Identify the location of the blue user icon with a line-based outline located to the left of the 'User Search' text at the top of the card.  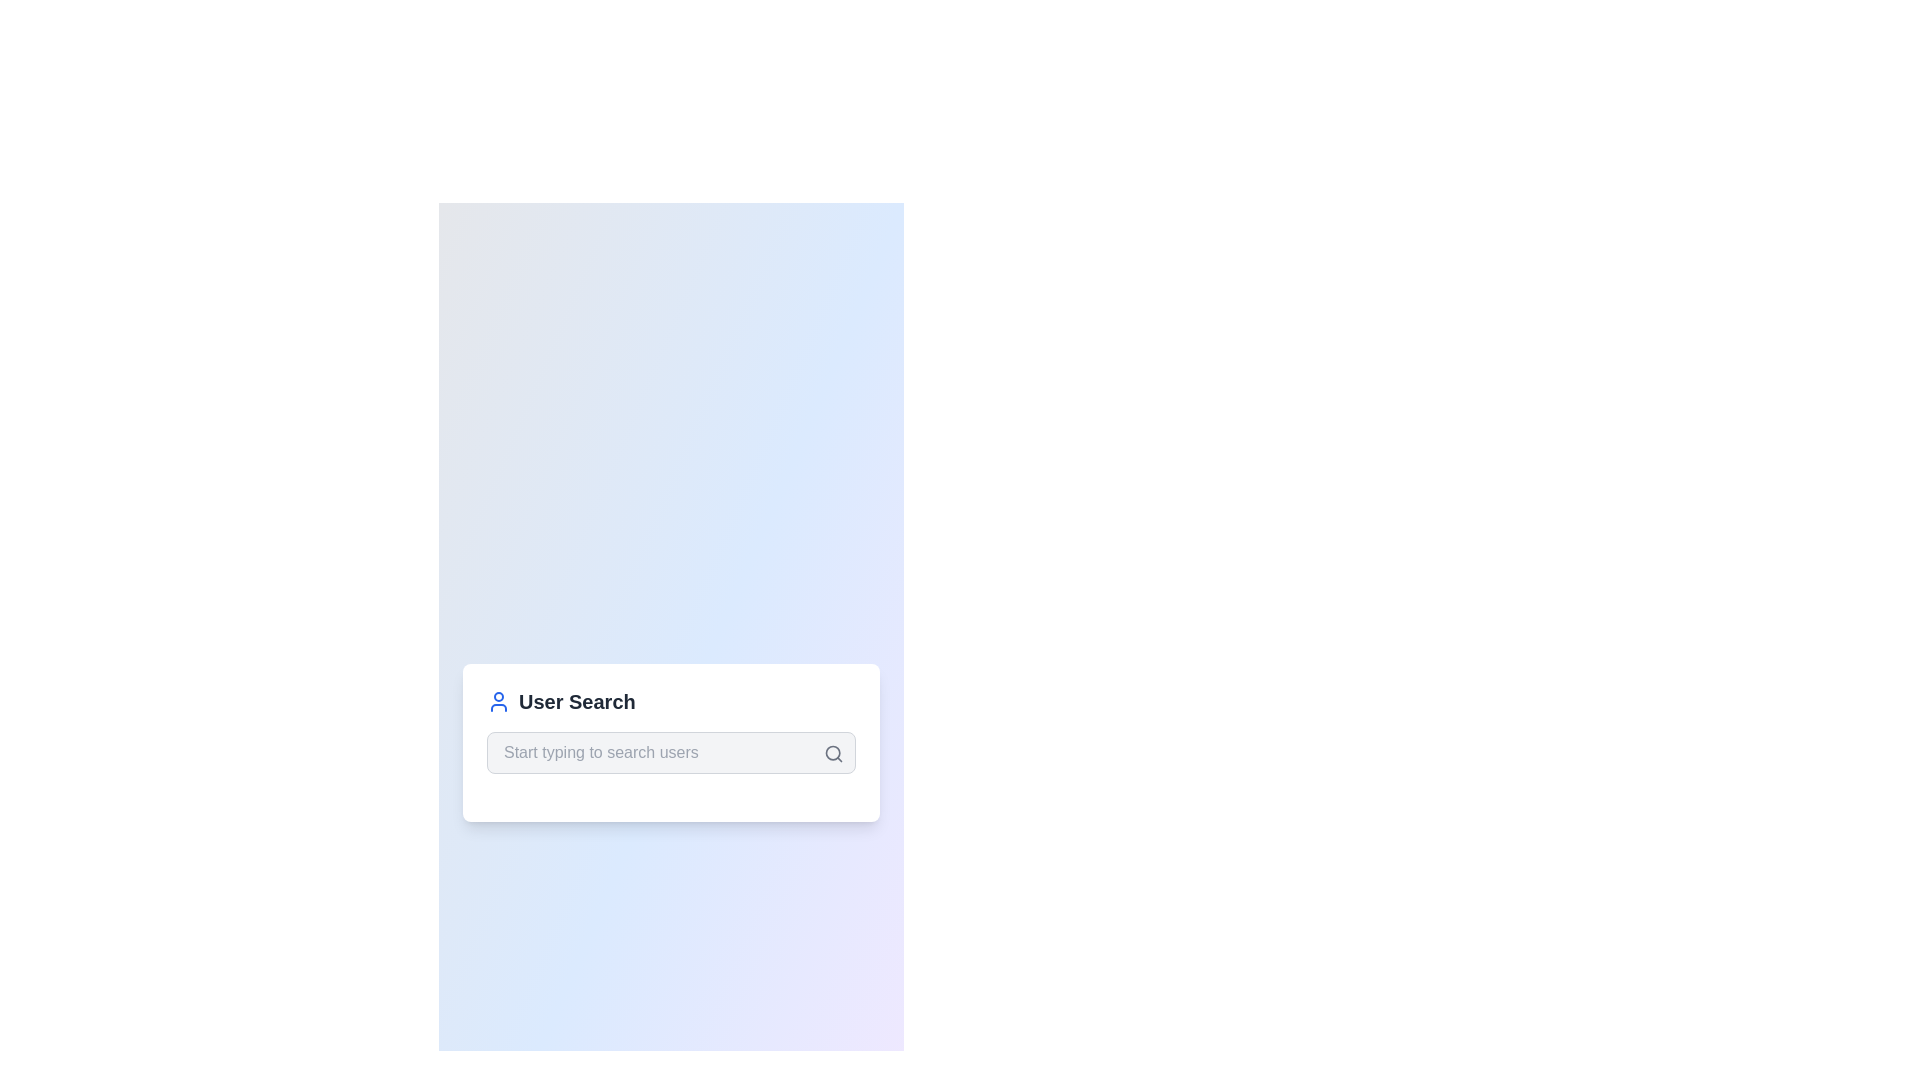
(499, 701).